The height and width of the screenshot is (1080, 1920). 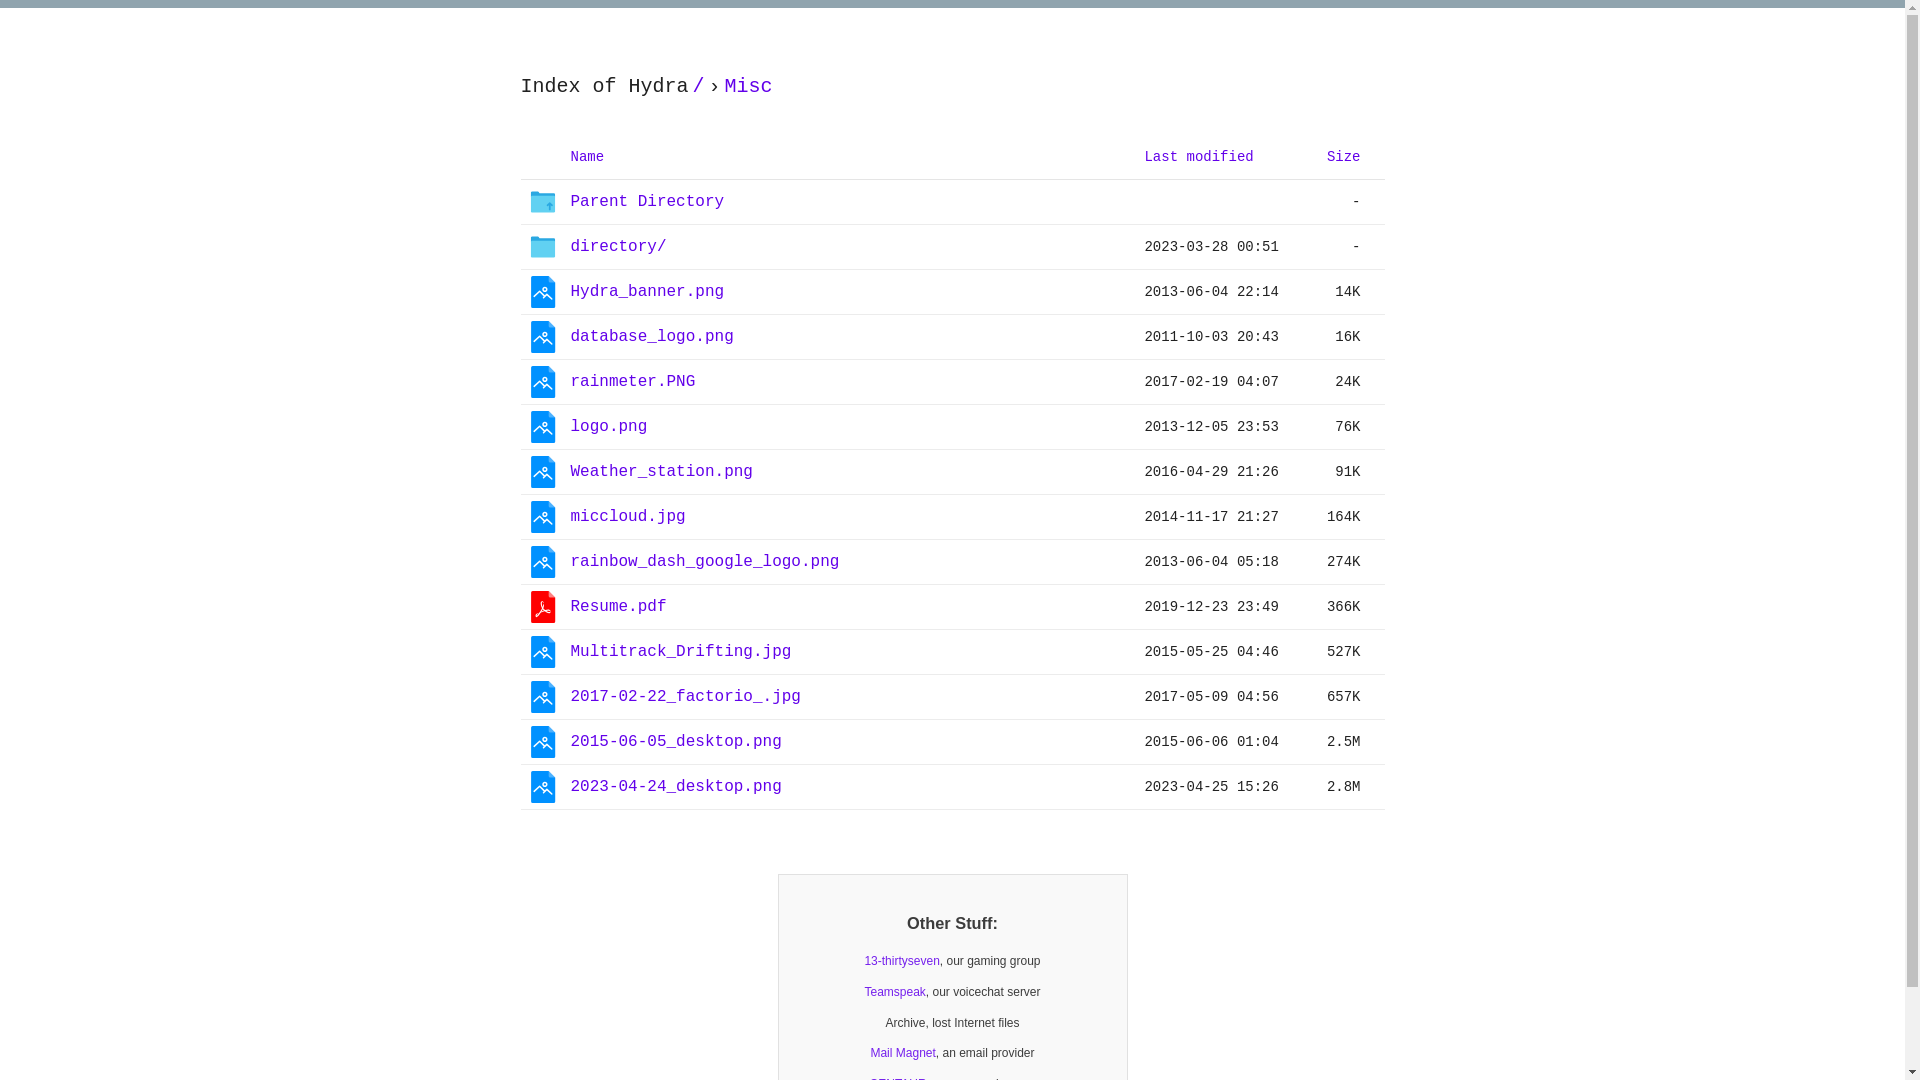 I want to click on 'logo.png', so click(x=607, y=426).